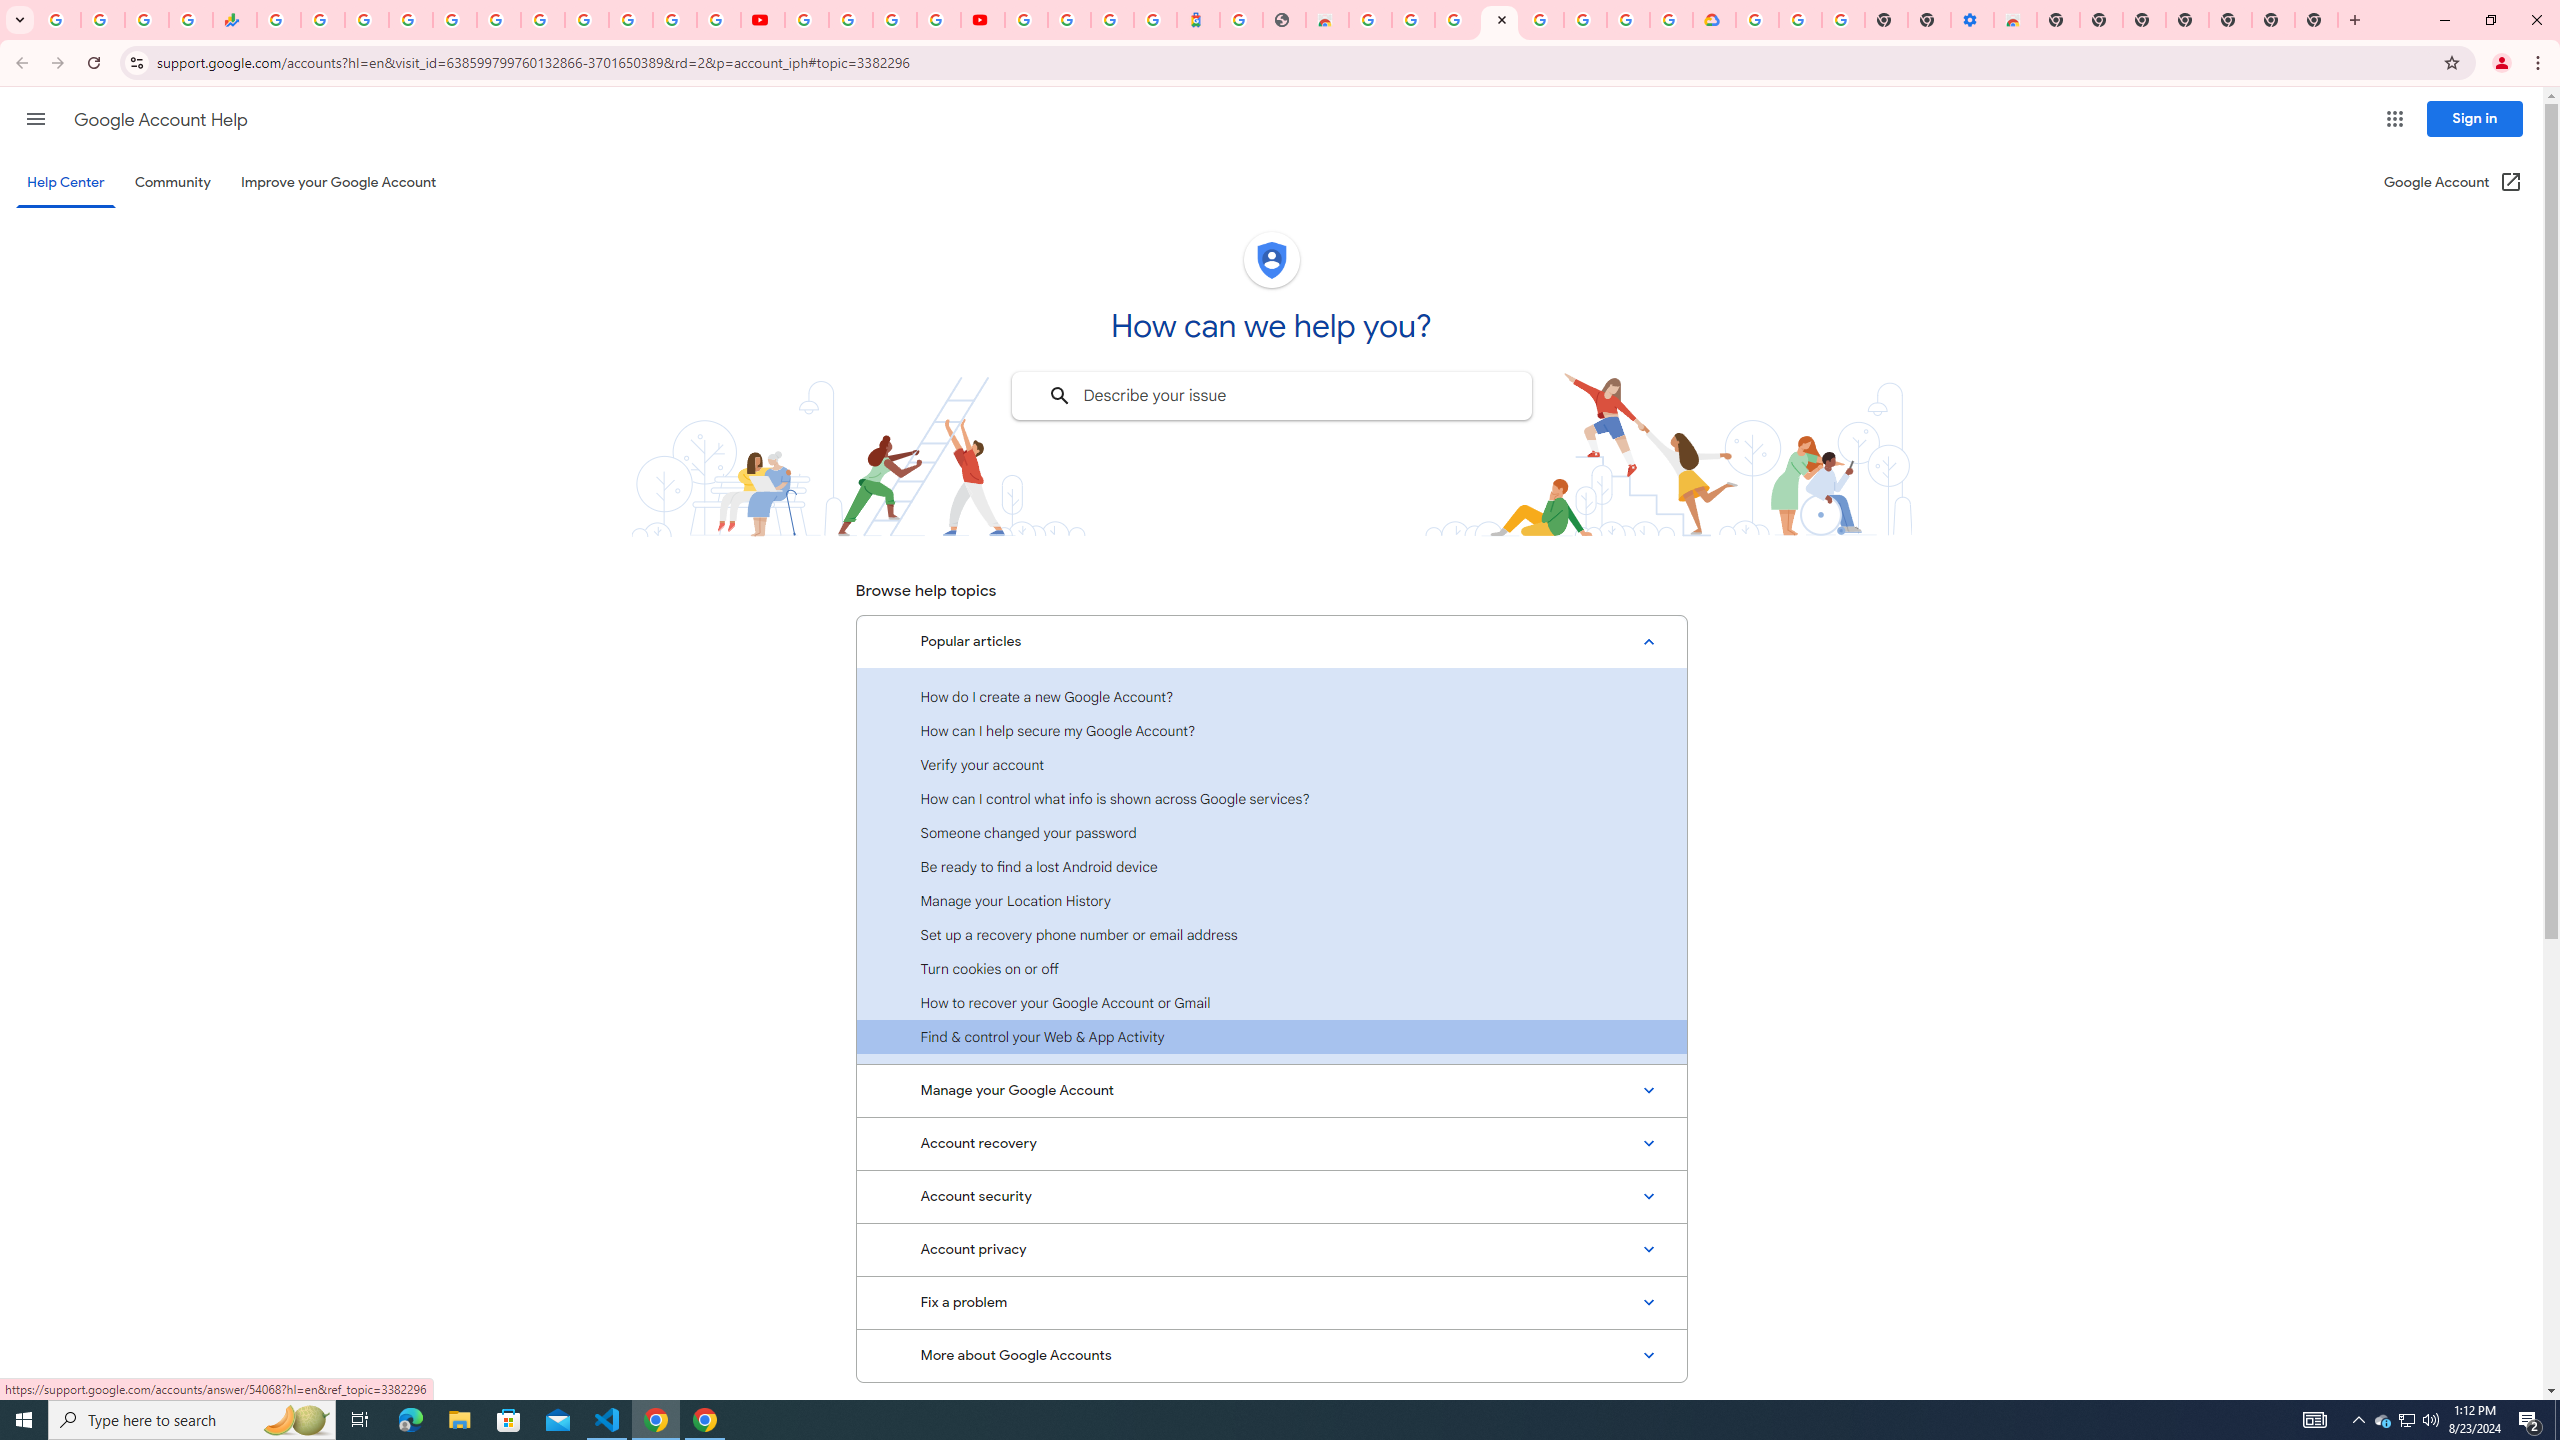 The image size is (2560, 1440). What do you see at coordinates (1271, 798) in the screenshot?
I see `'How can I control what info is shown across Google services?'` at bounding box center [1271, 798].